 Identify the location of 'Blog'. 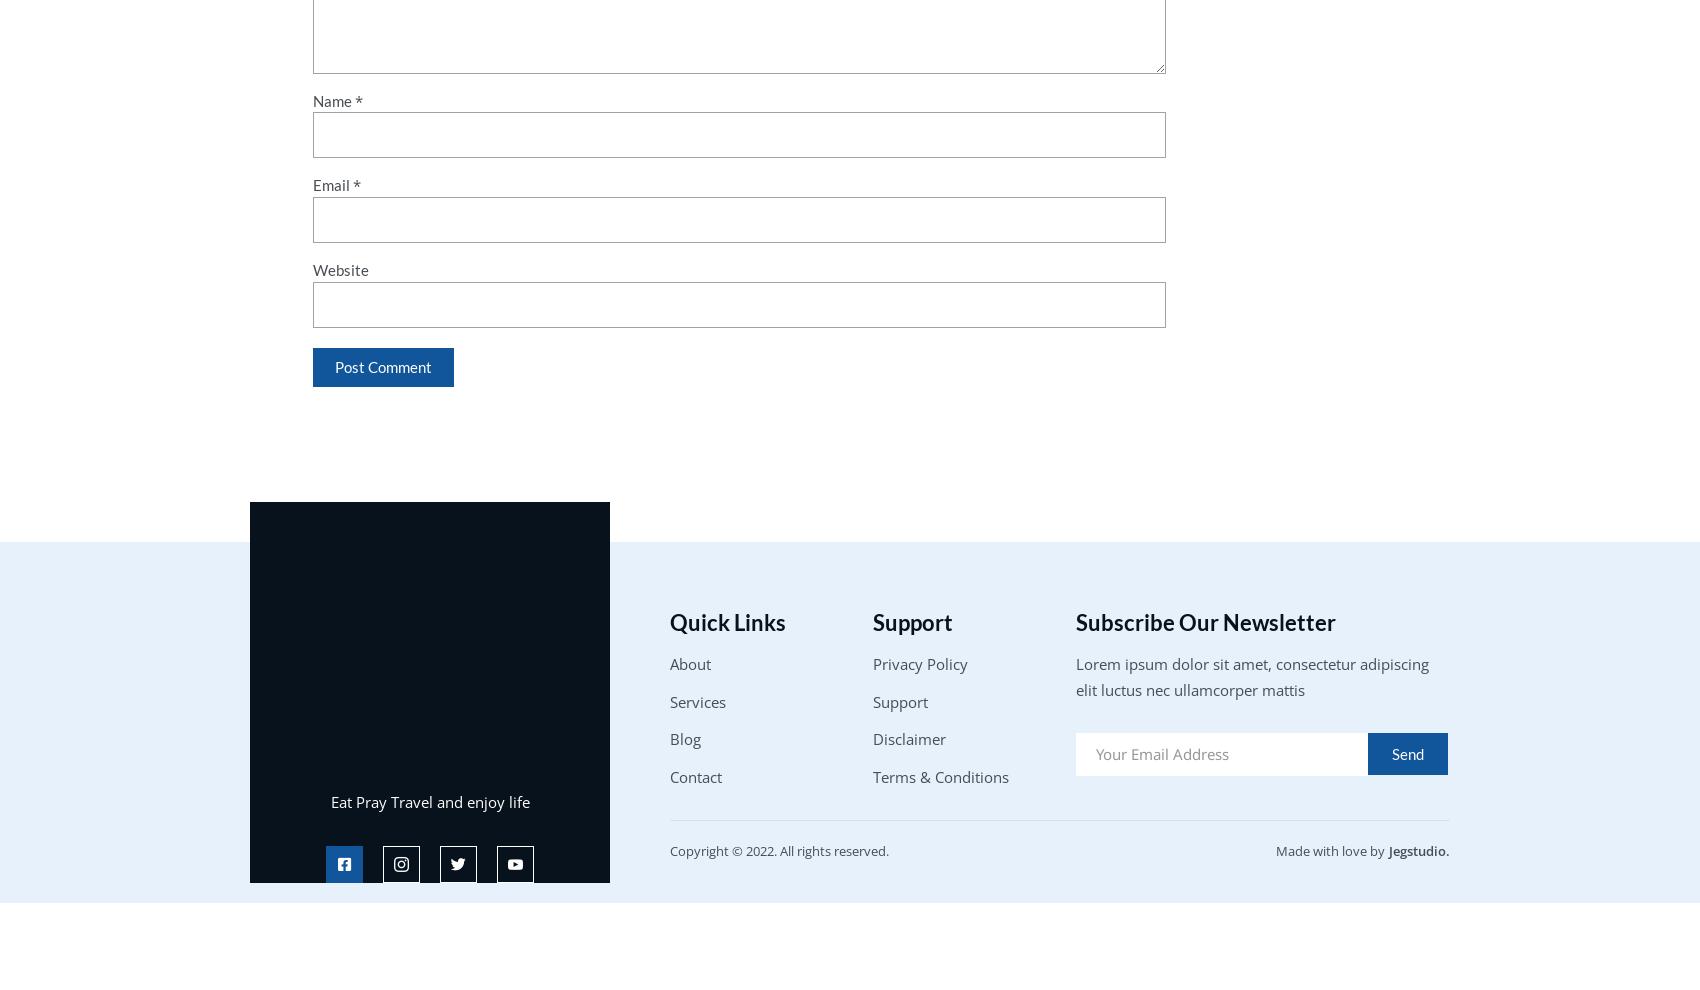
(685, 738).